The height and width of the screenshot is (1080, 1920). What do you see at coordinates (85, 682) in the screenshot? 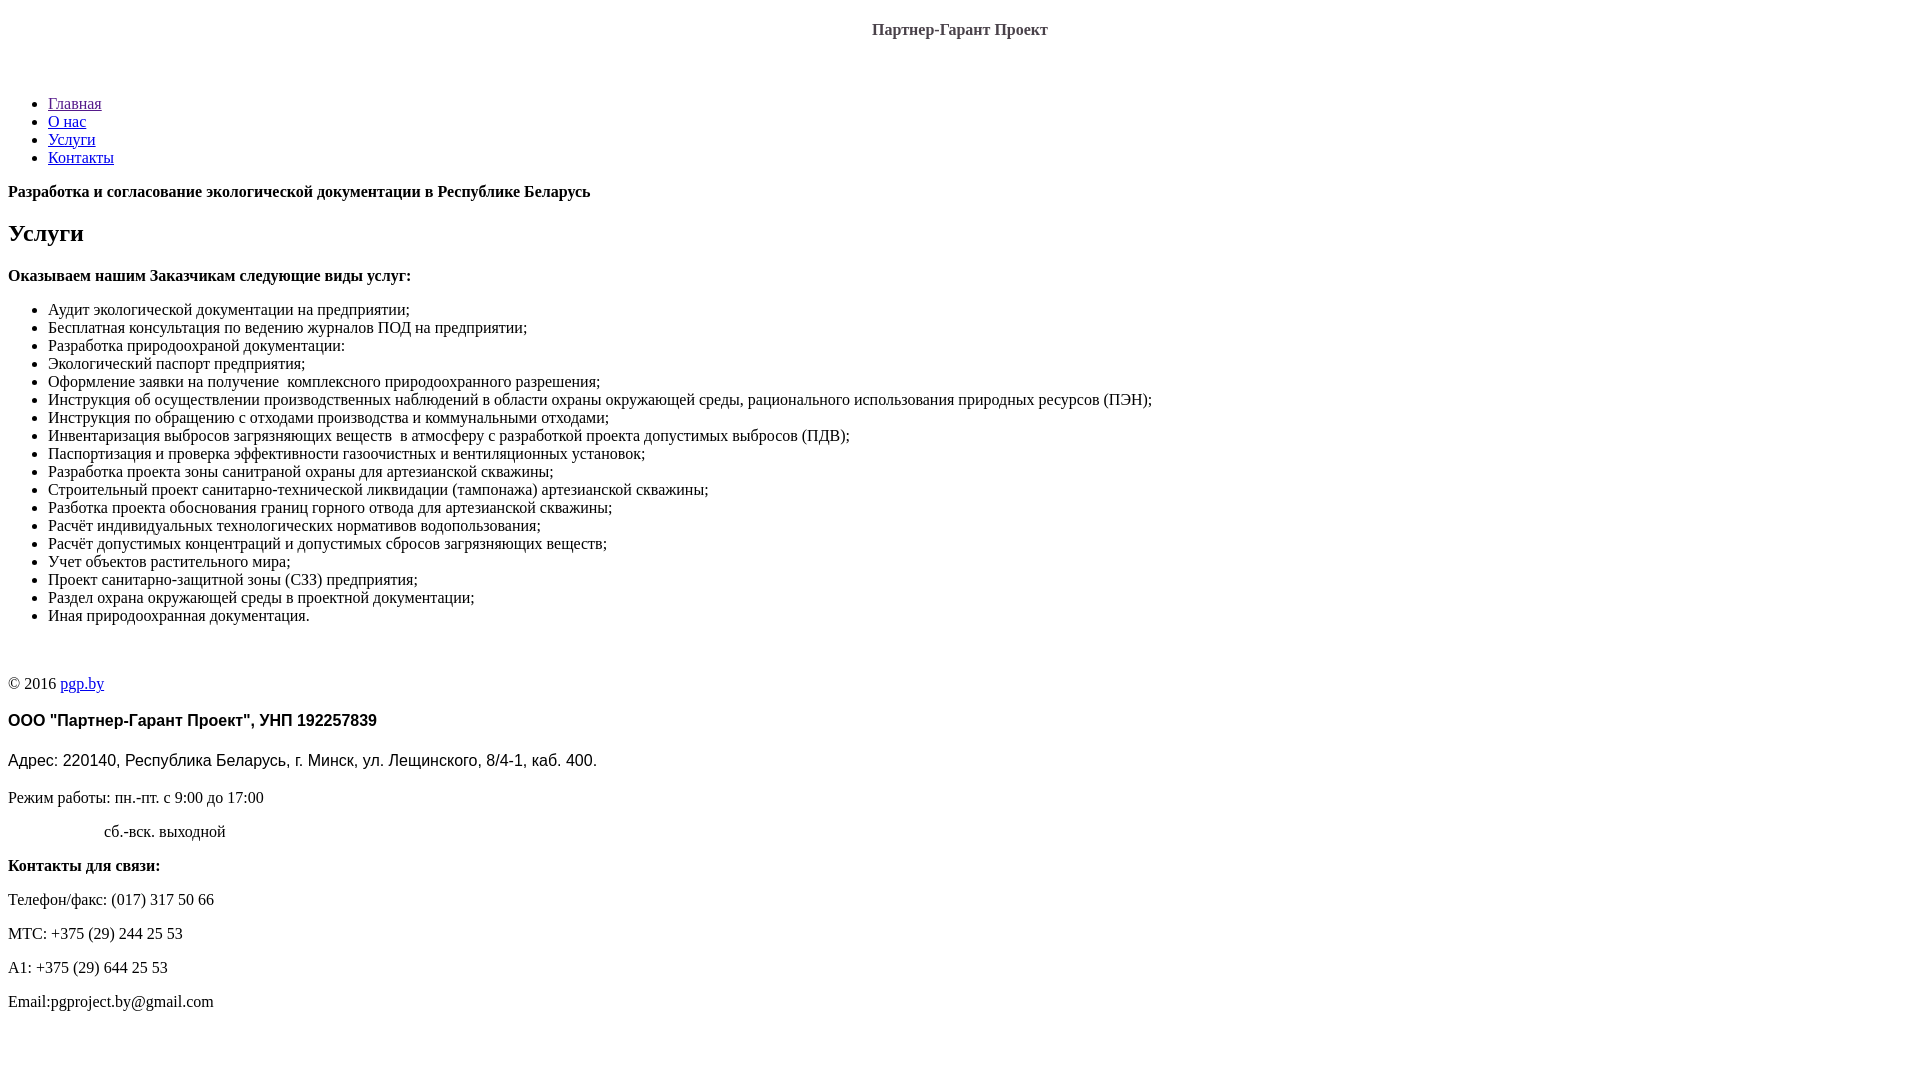
I see `'gp.by'` at bounding box center [85, 682].